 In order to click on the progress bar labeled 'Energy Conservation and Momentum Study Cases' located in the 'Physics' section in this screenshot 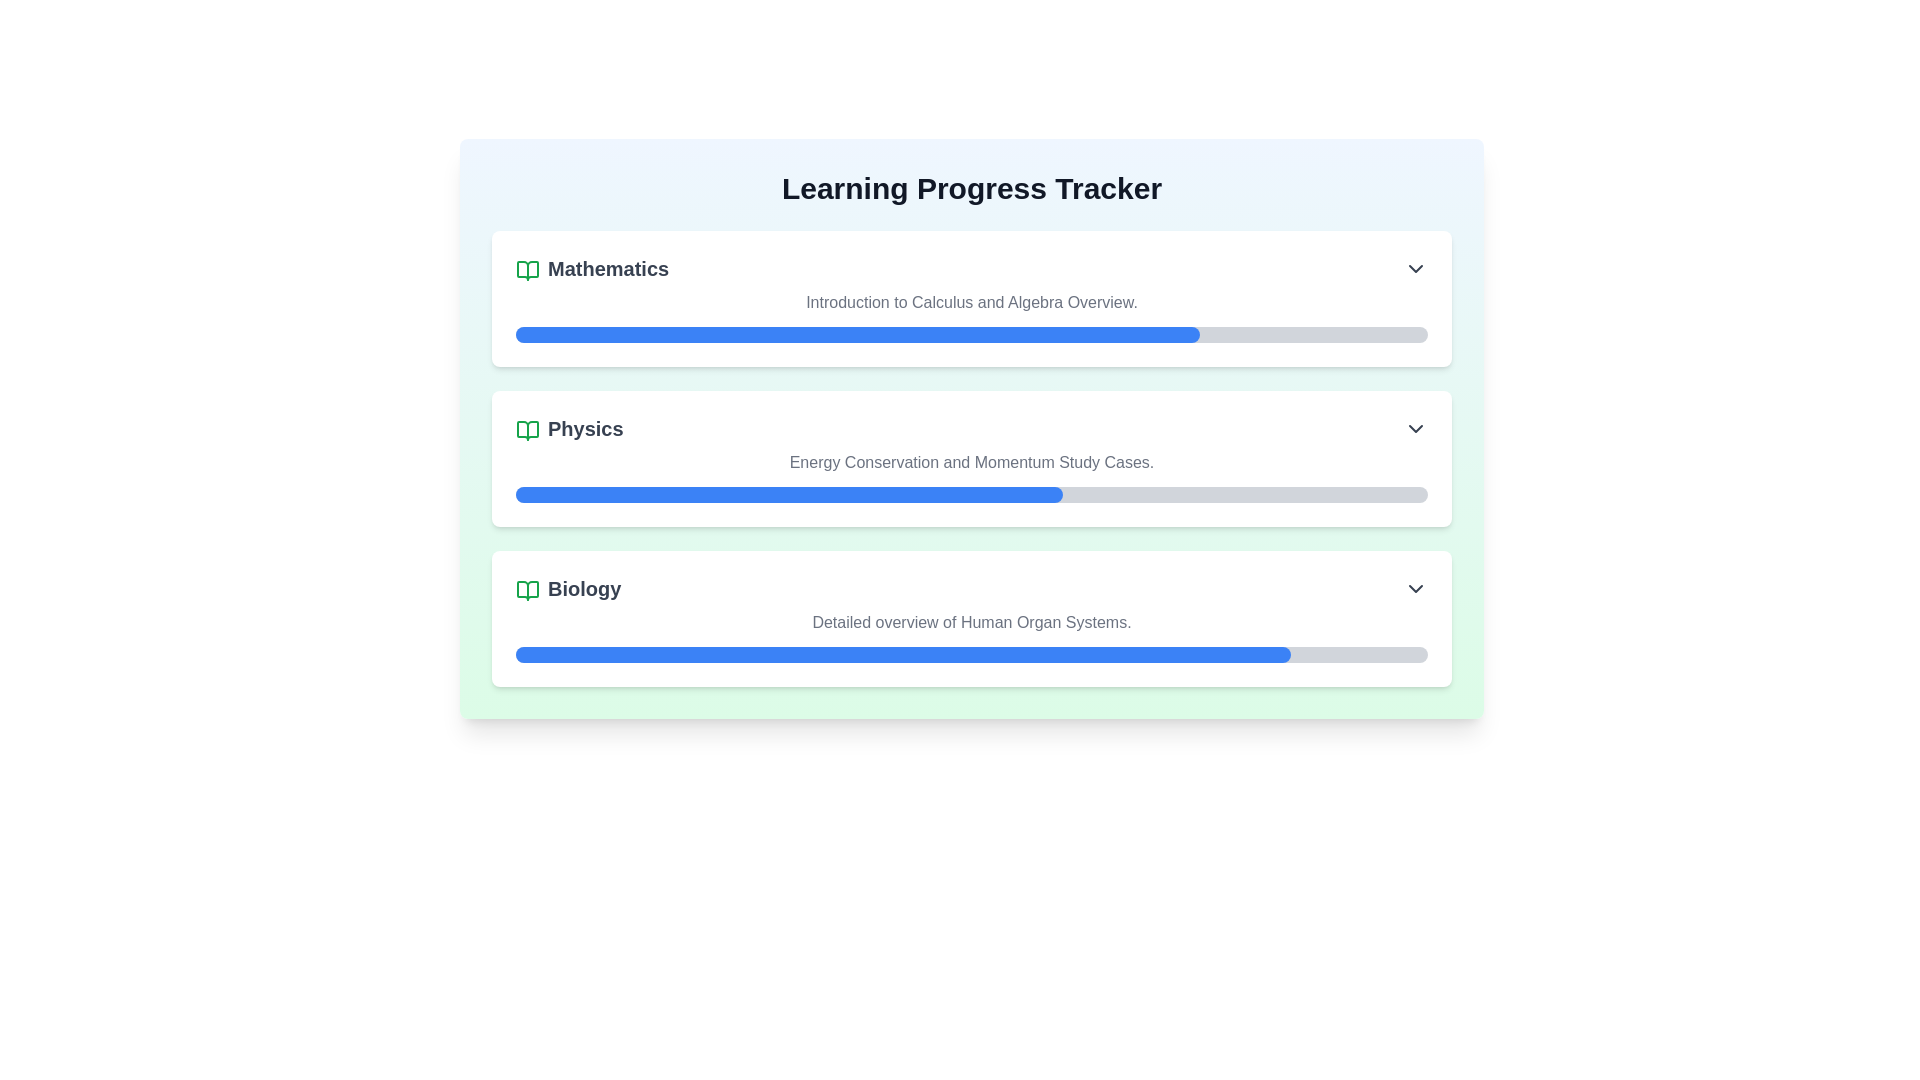, I will do `click(971, 477)`.